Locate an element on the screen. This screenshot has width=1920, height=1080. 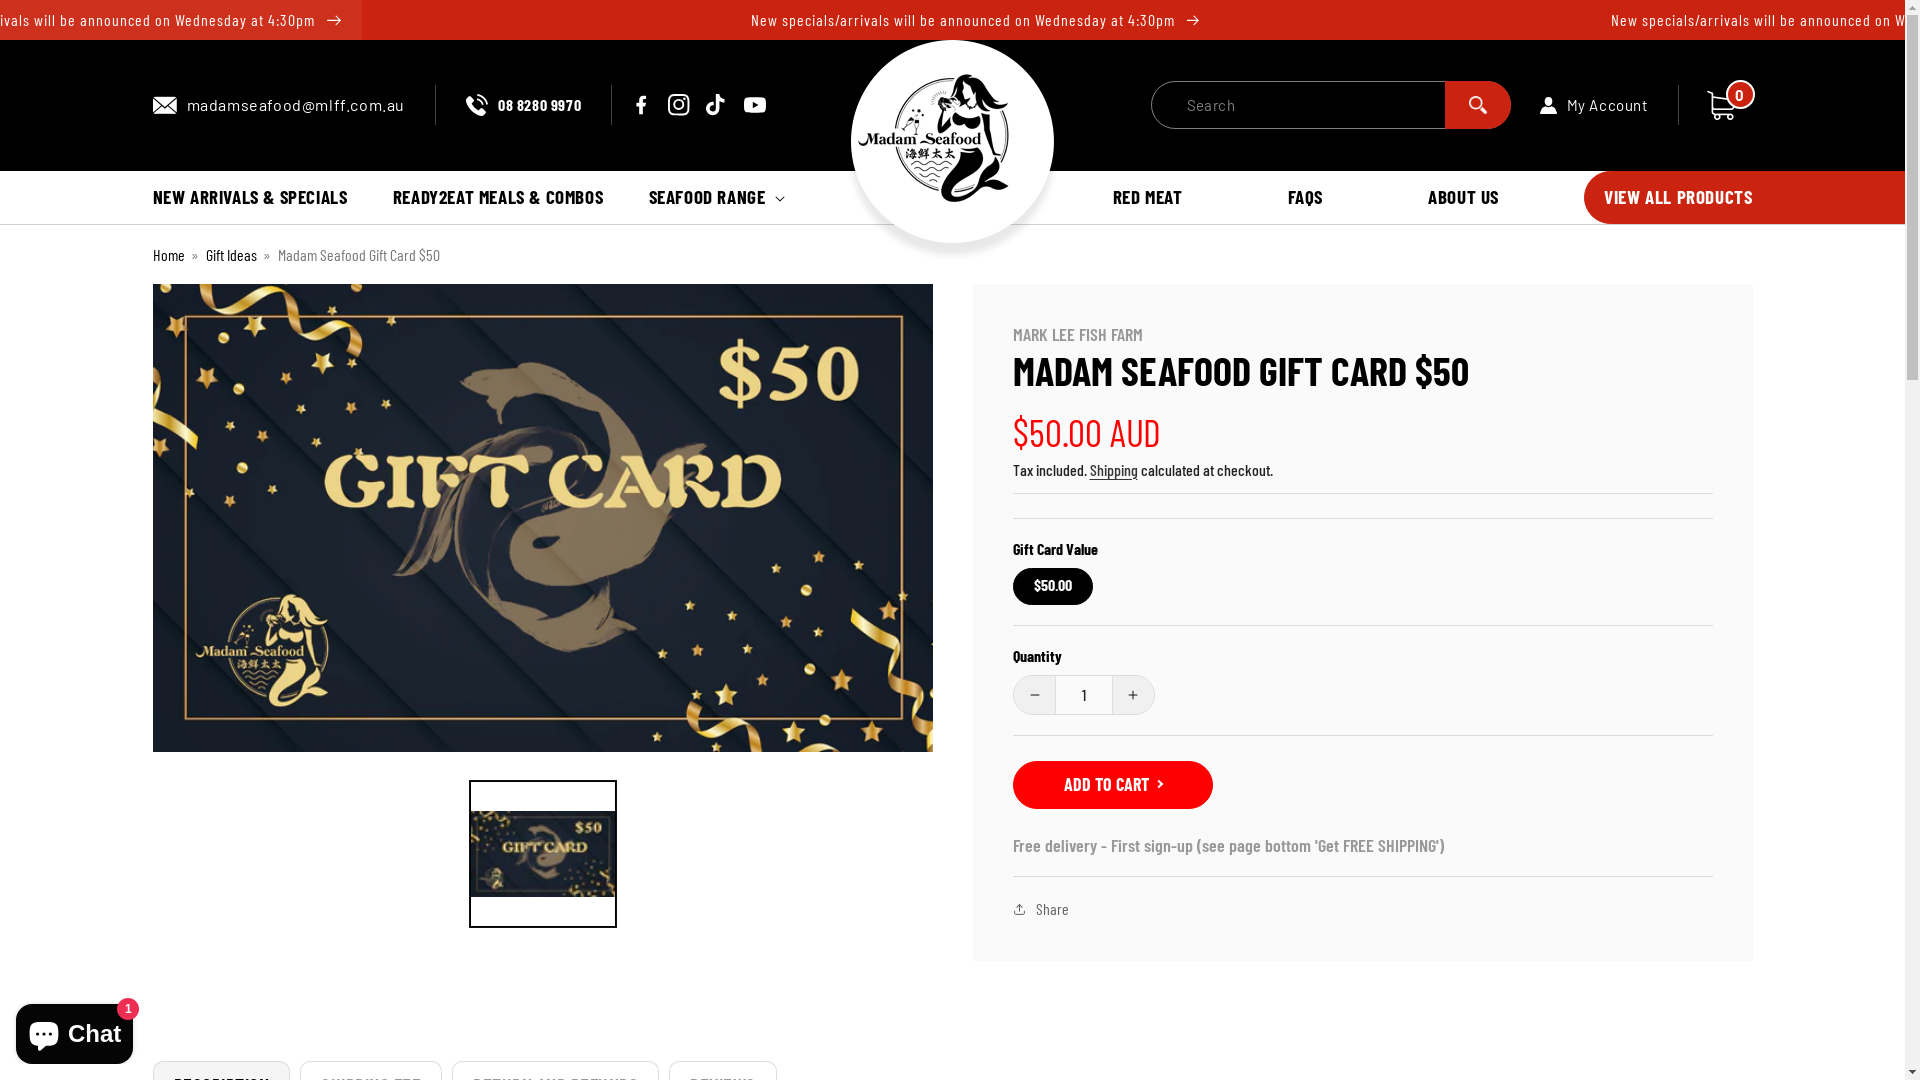
'READY2EAT MEALS & COMBOS' is located at coordinates (498, 197).